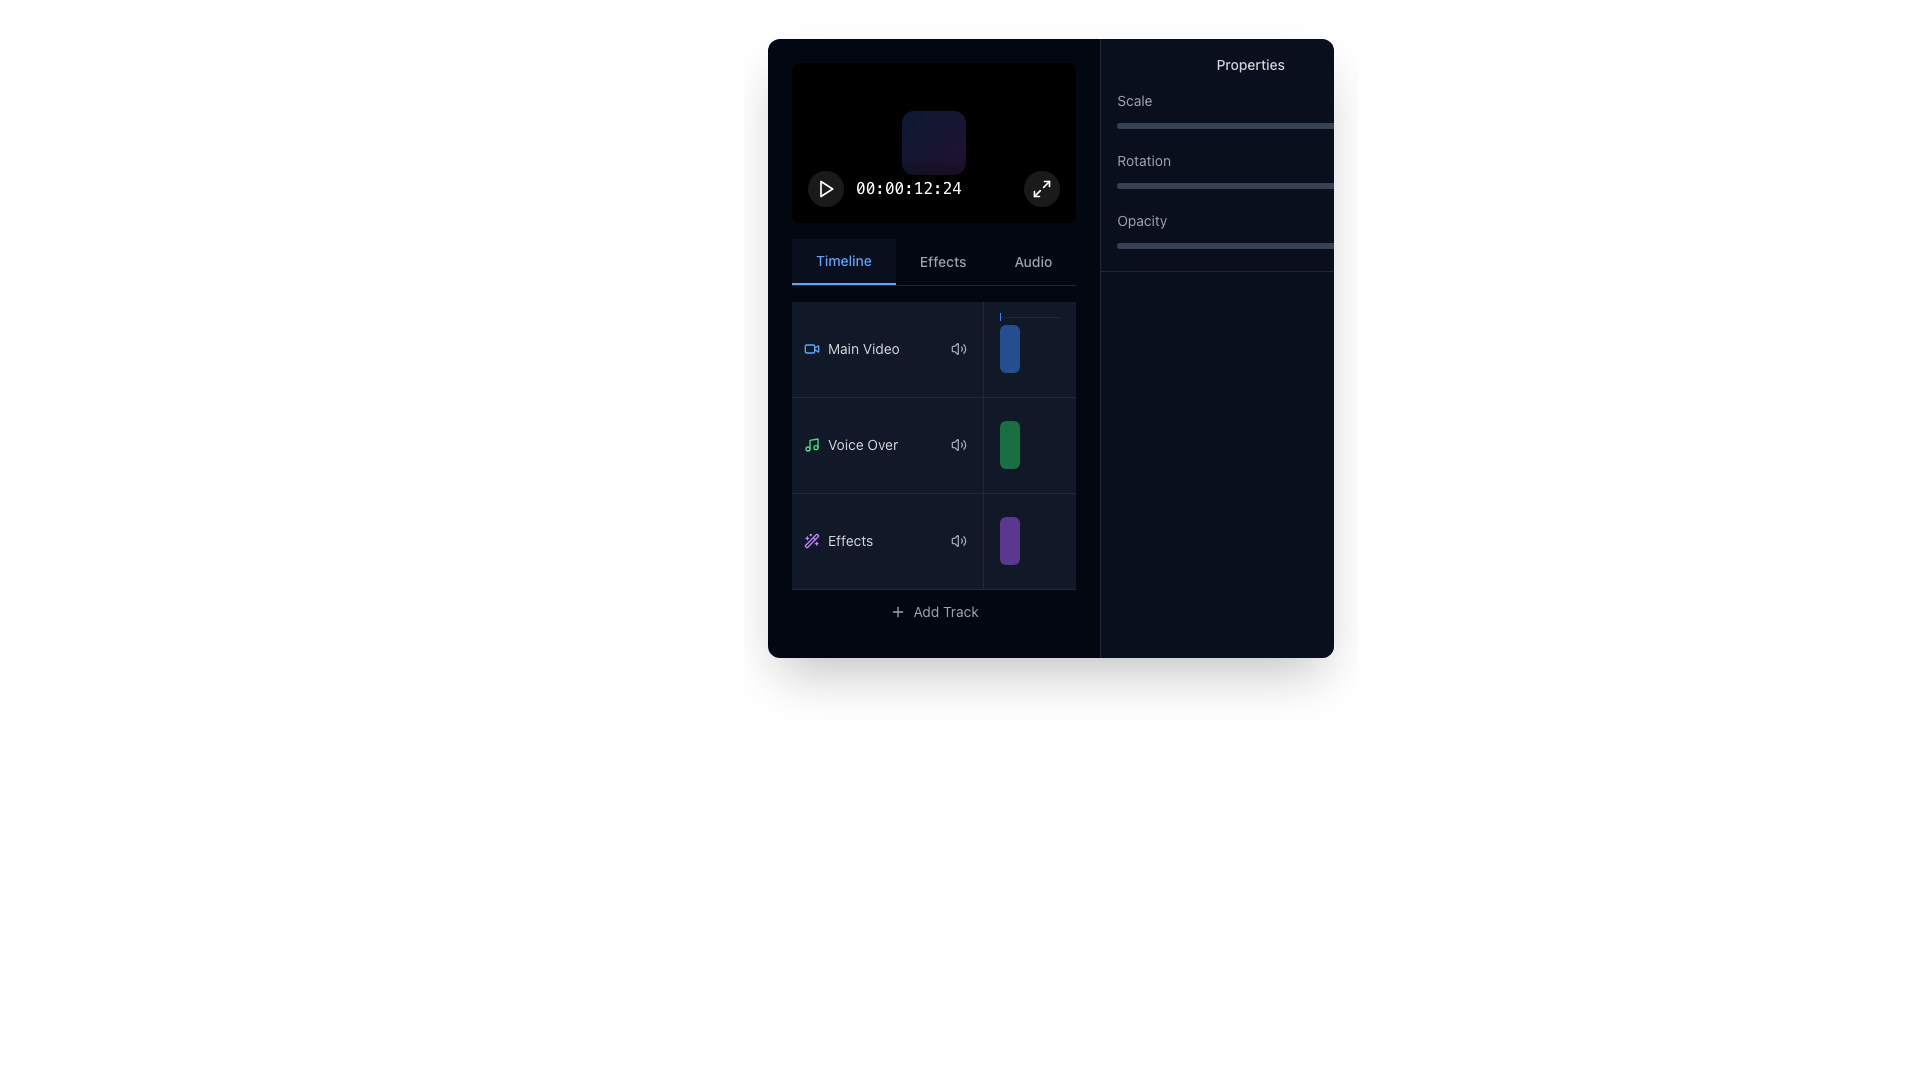  I want to click on the presence of the outer wave element of the 'Volume' icon, which visually indicates sound or volume in the user interface, so click(964, 541).